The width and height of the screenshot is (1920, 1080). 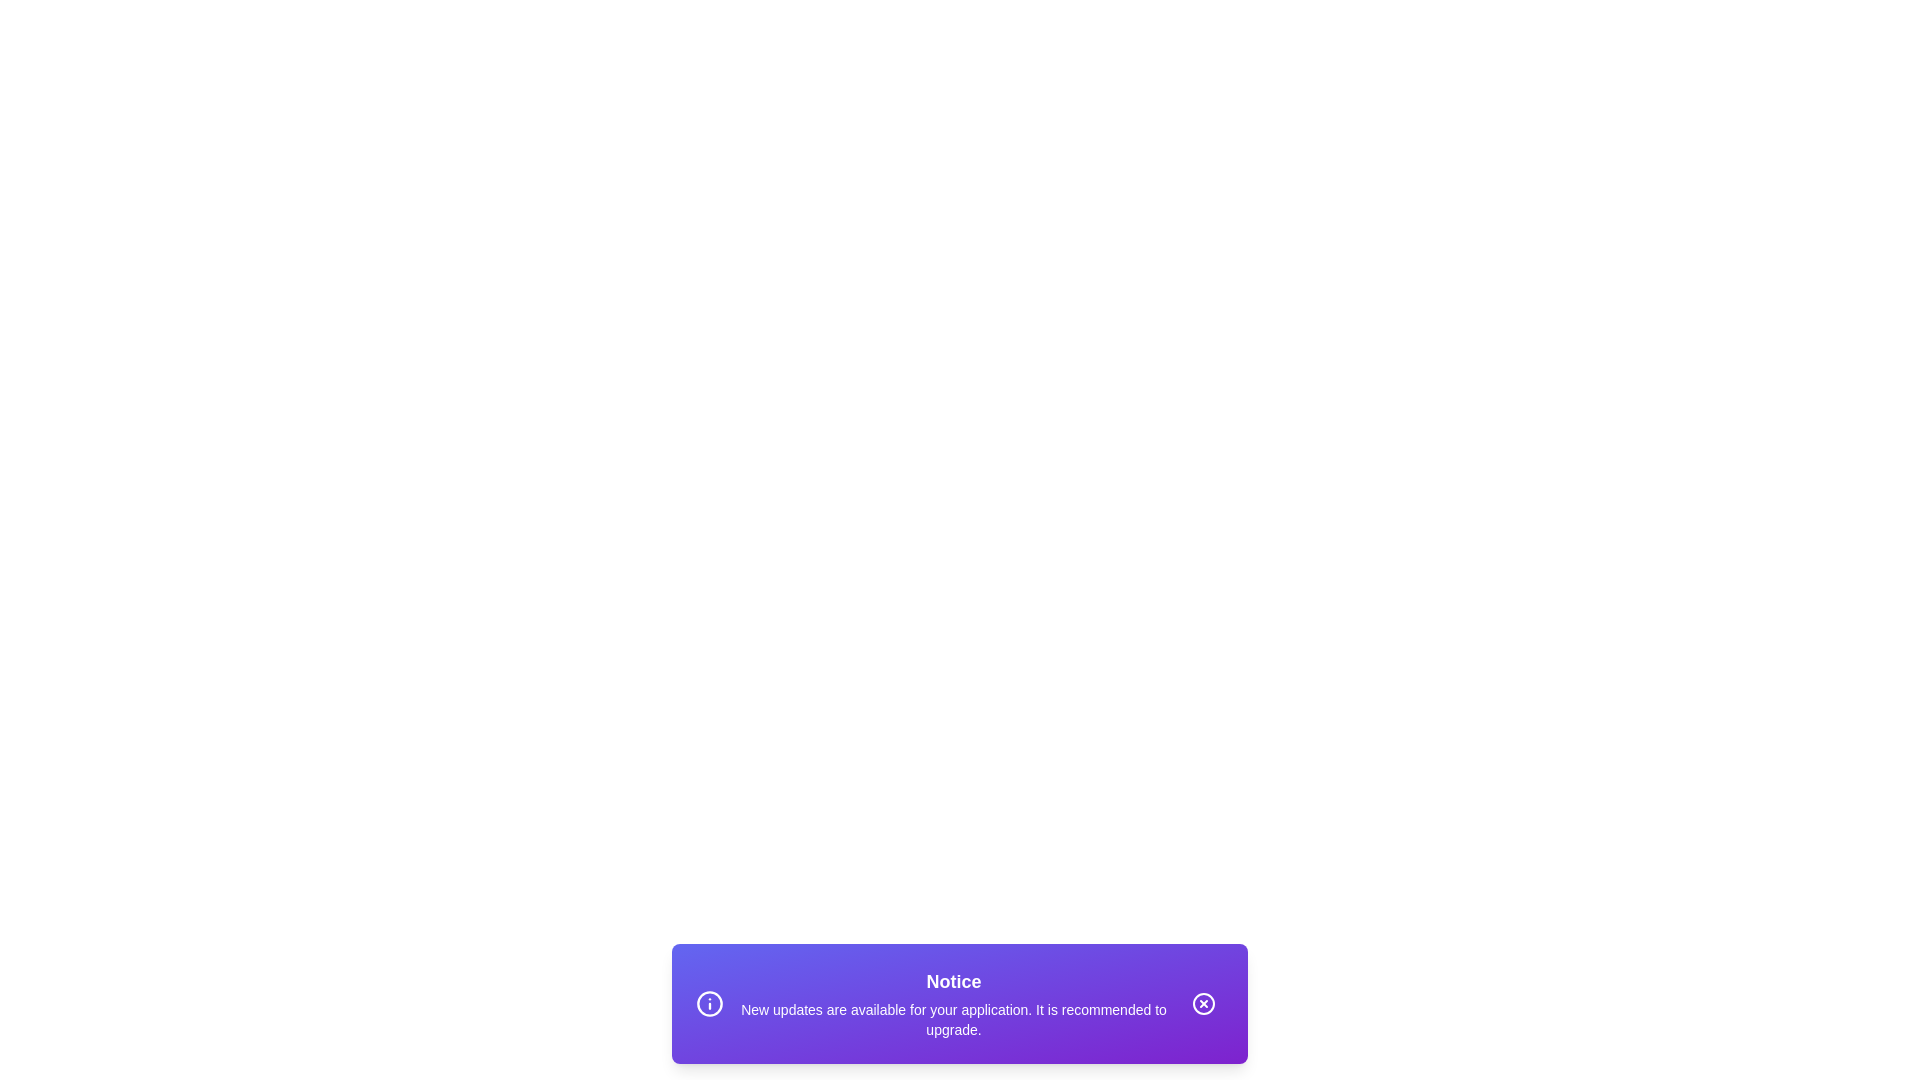 What do you see at coordinates (1203, 1003) in the screenshot?
I see `close button to hide the alert` at bounding box center [1203, 1003].